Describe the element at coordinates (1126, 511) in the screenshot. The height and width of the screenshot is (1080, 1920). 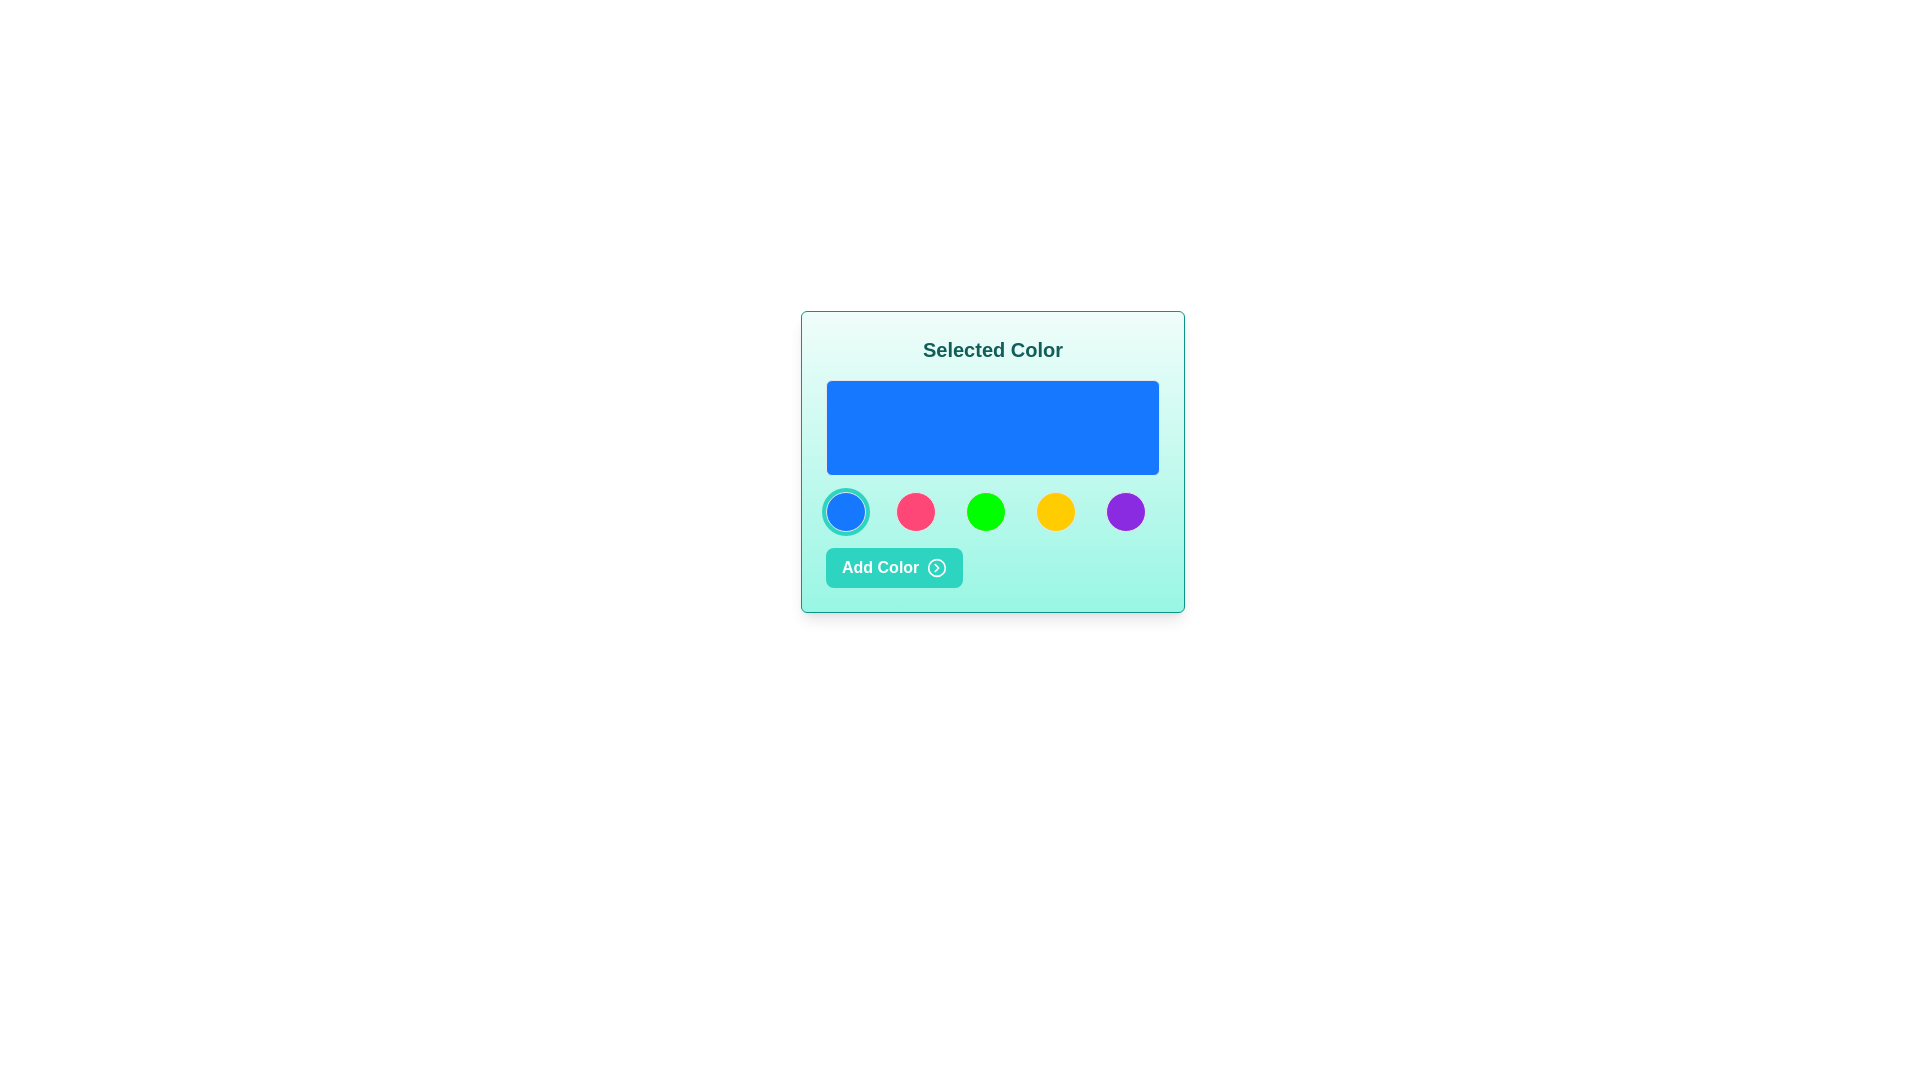
I see `the fifth button in the horizontal grid` at that location.